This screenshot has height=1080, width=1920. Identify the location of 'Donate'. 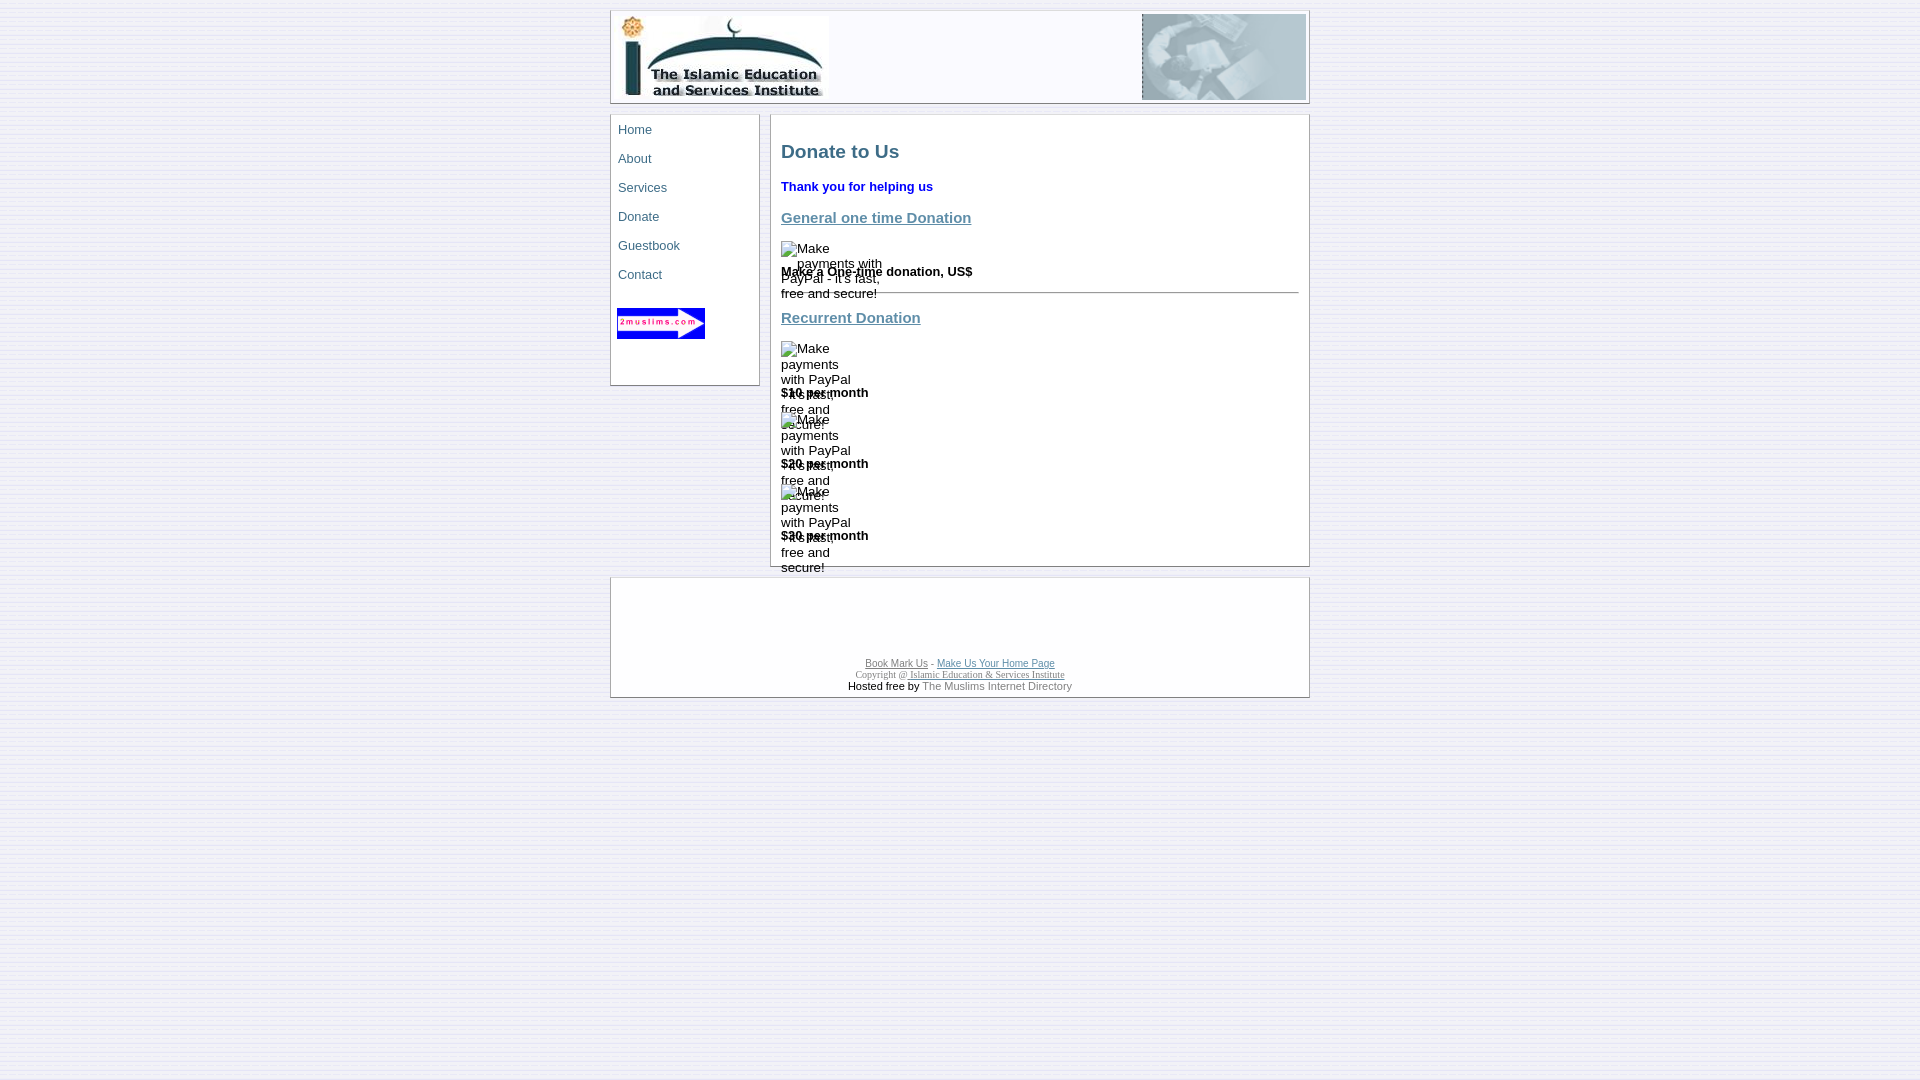
(685, 216).